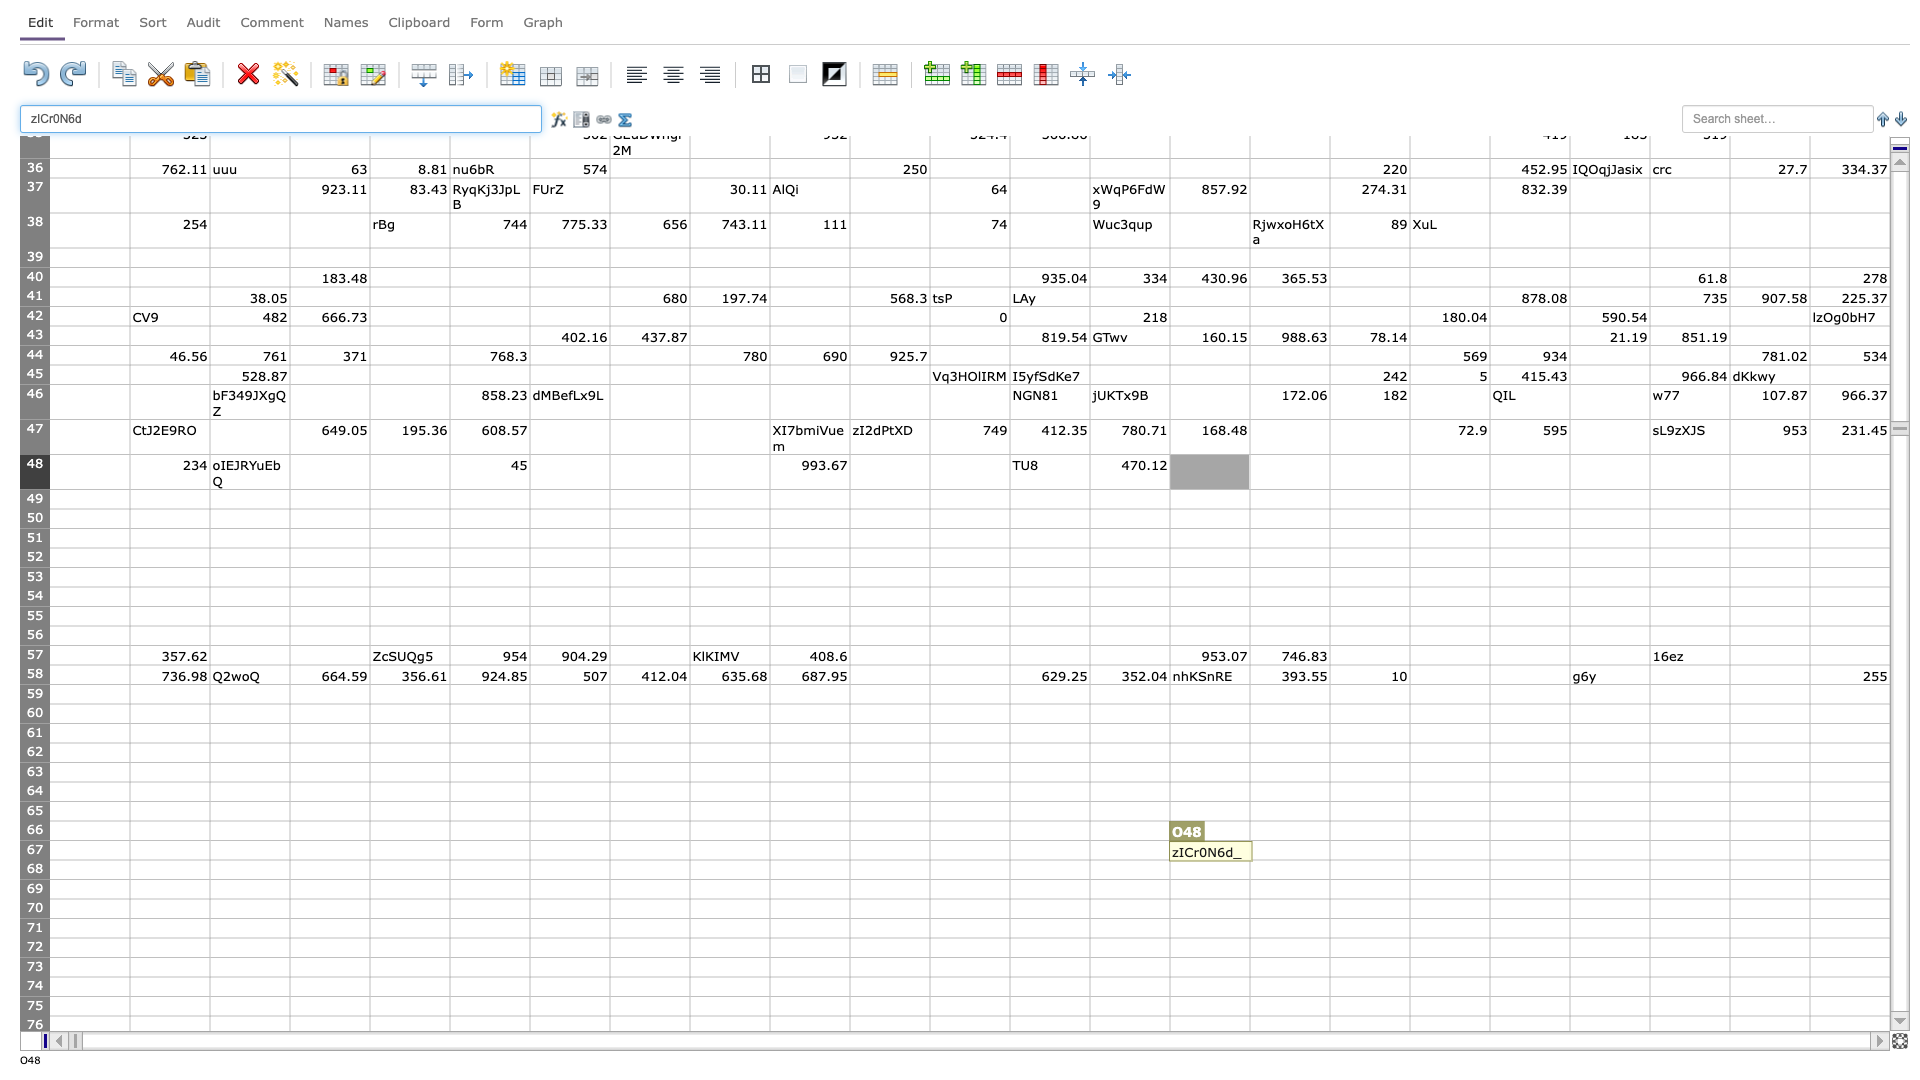 The image size is (1920, 1080). I want to click on Series fill point of cell Q68, so click(1409, 878).